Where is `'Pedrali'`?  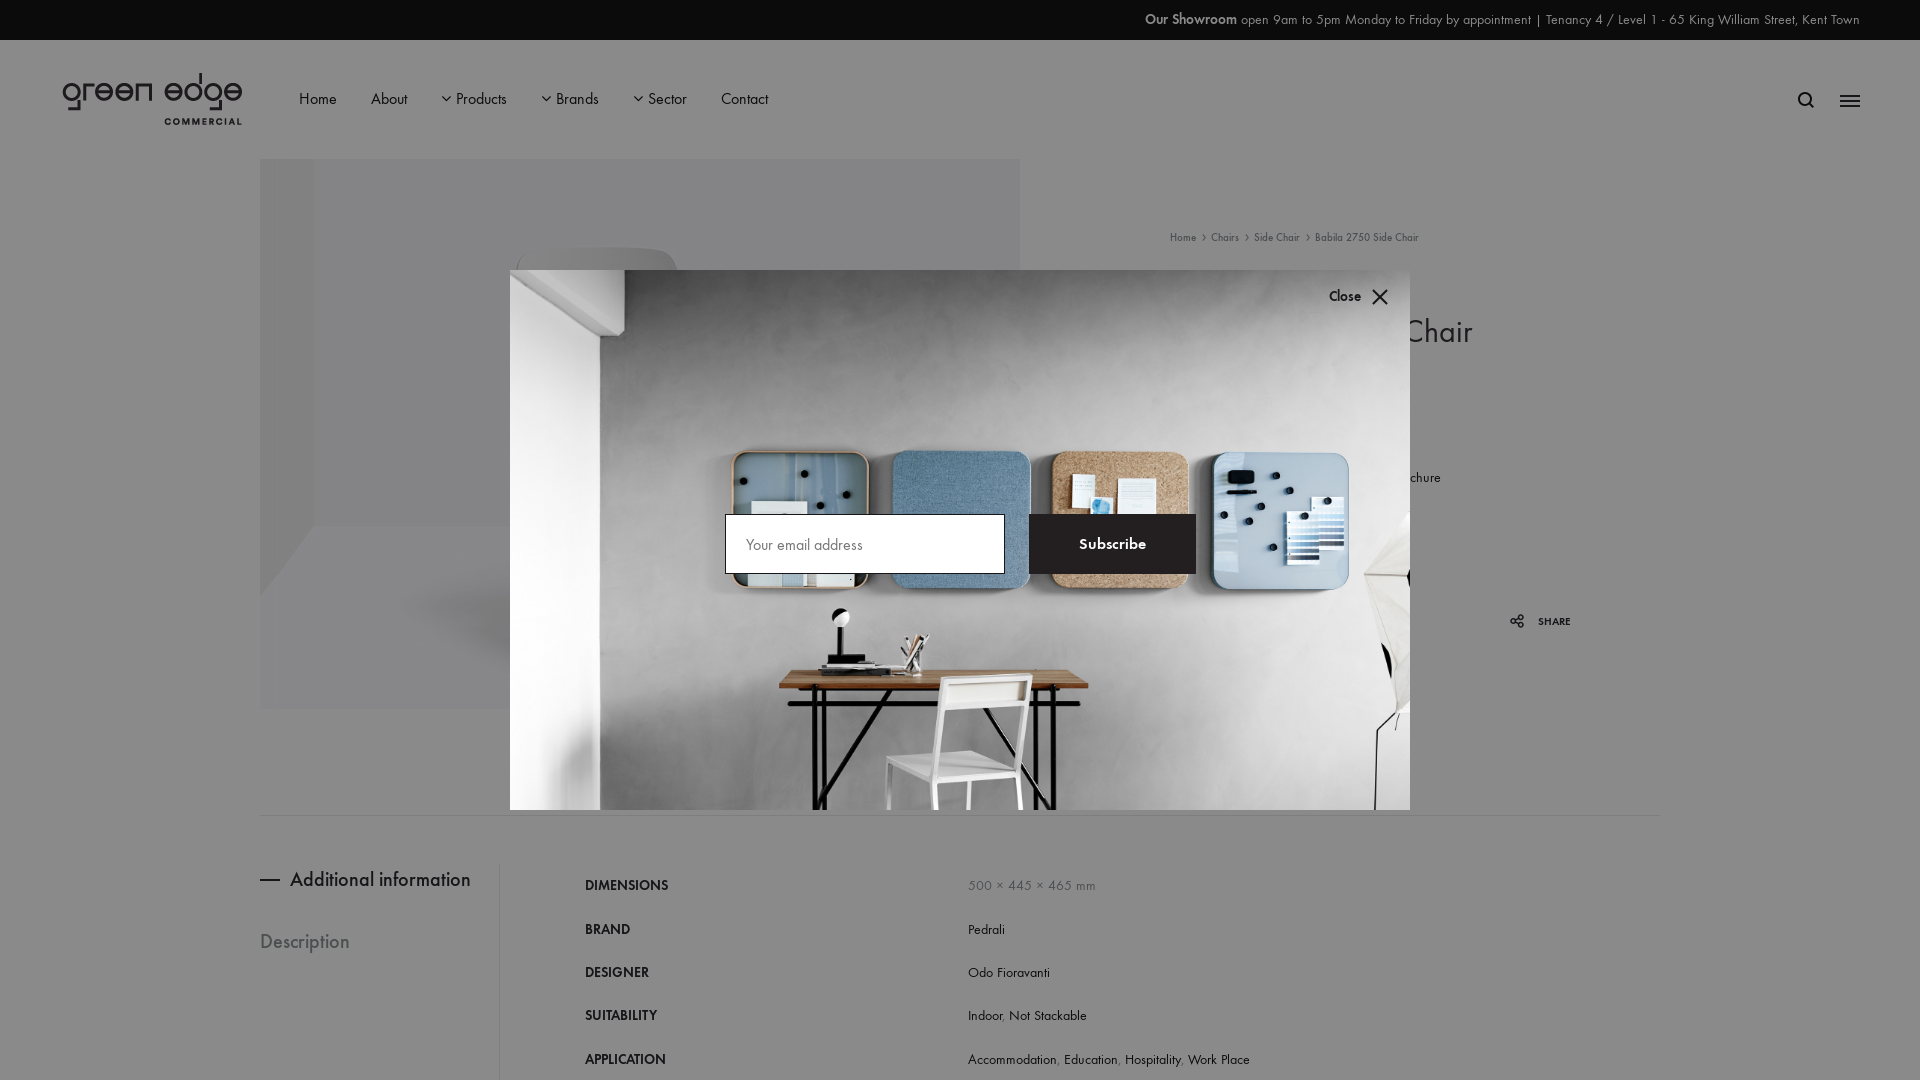 'Pedrali' is located at coordinates (968, 929).